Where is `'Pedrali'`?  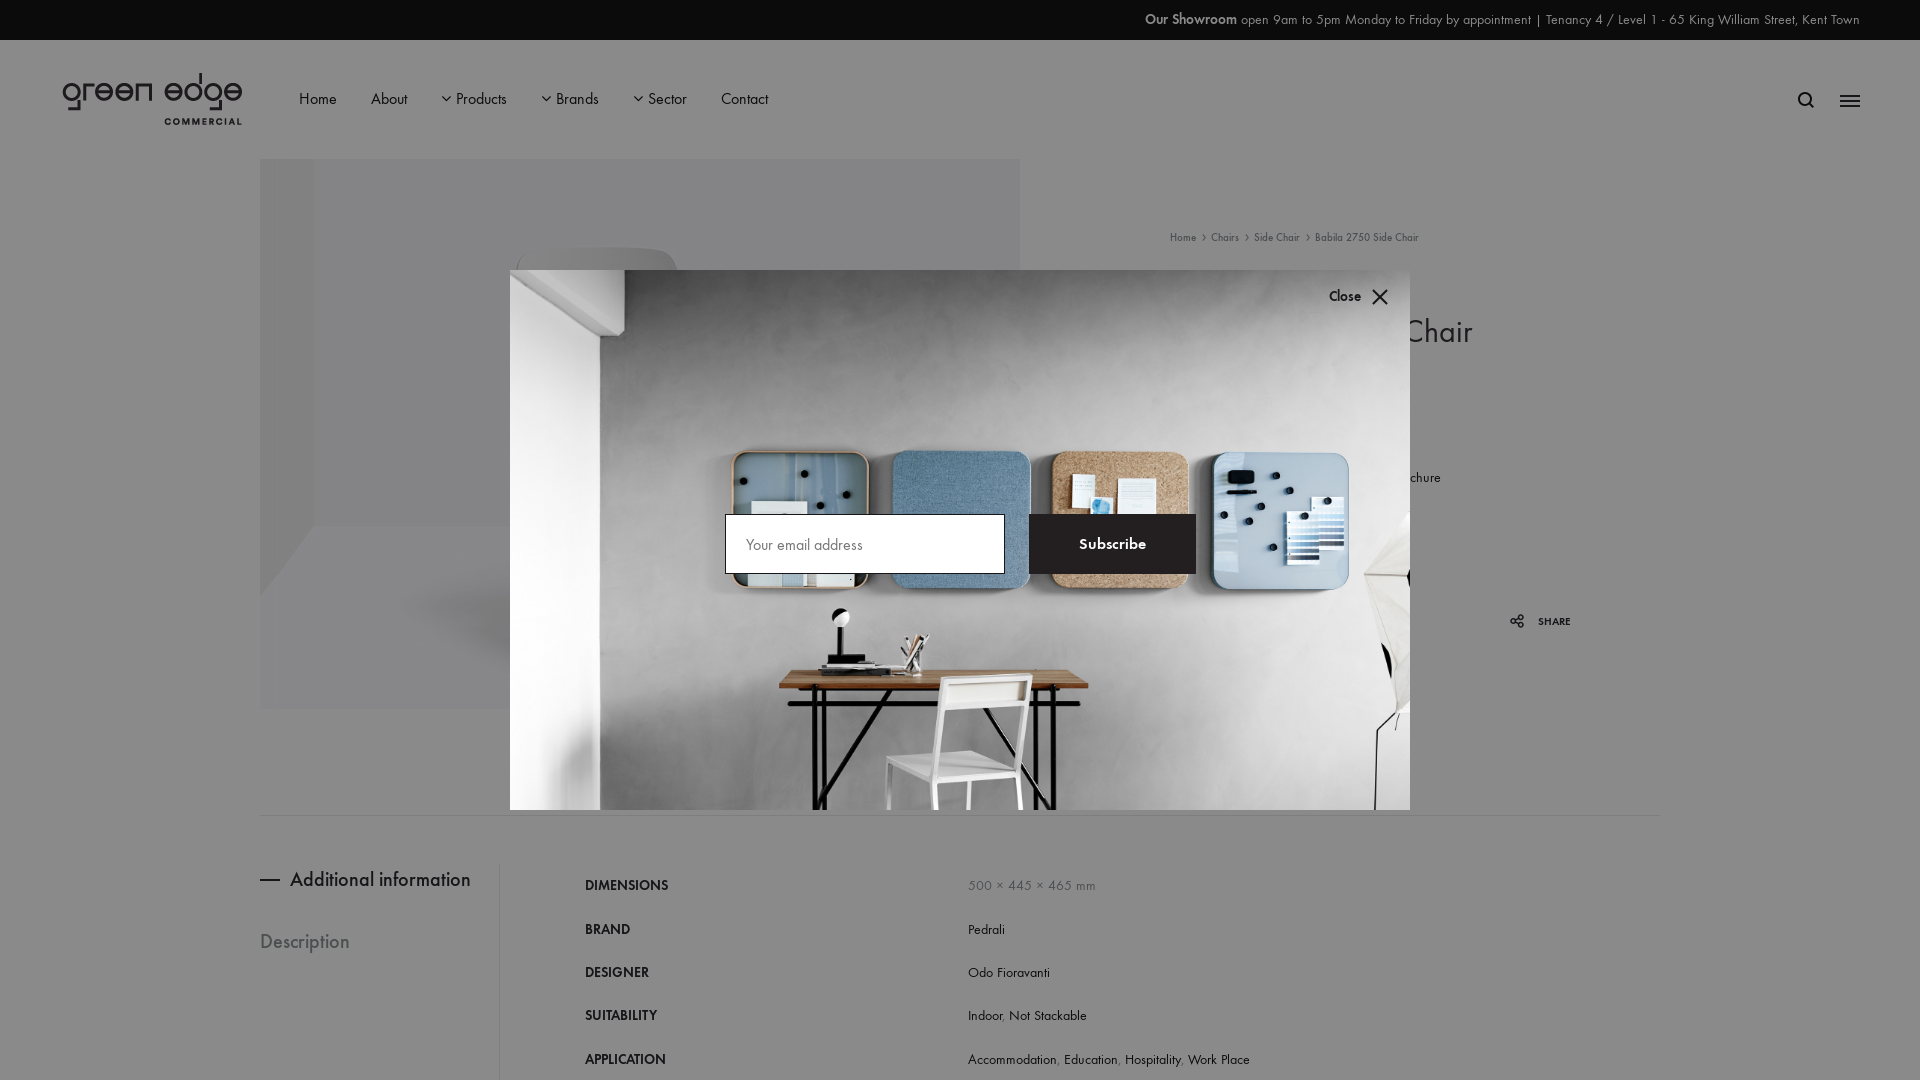 'Pedrali' is located at coordinates (968, 929).